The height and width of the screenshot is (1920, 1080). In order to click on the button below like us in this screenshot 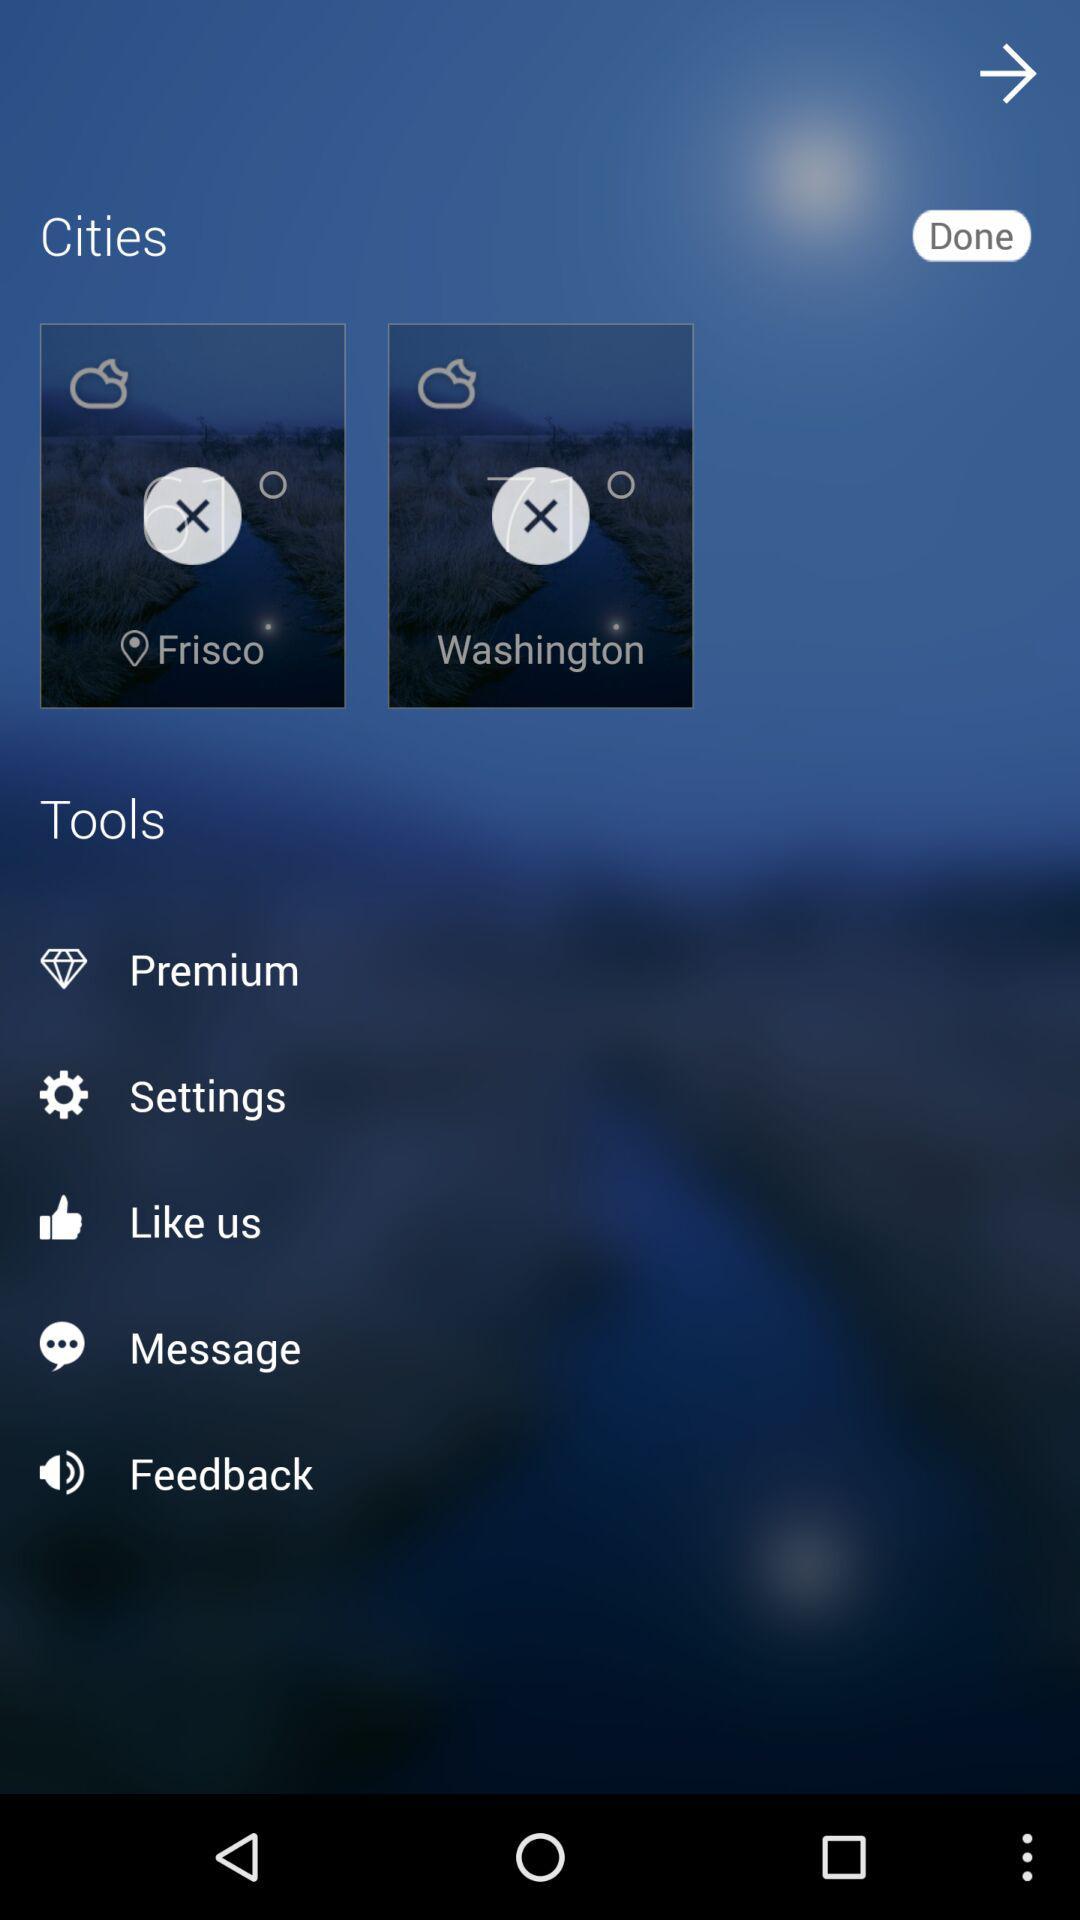, I will do `click(540, 1347)`.